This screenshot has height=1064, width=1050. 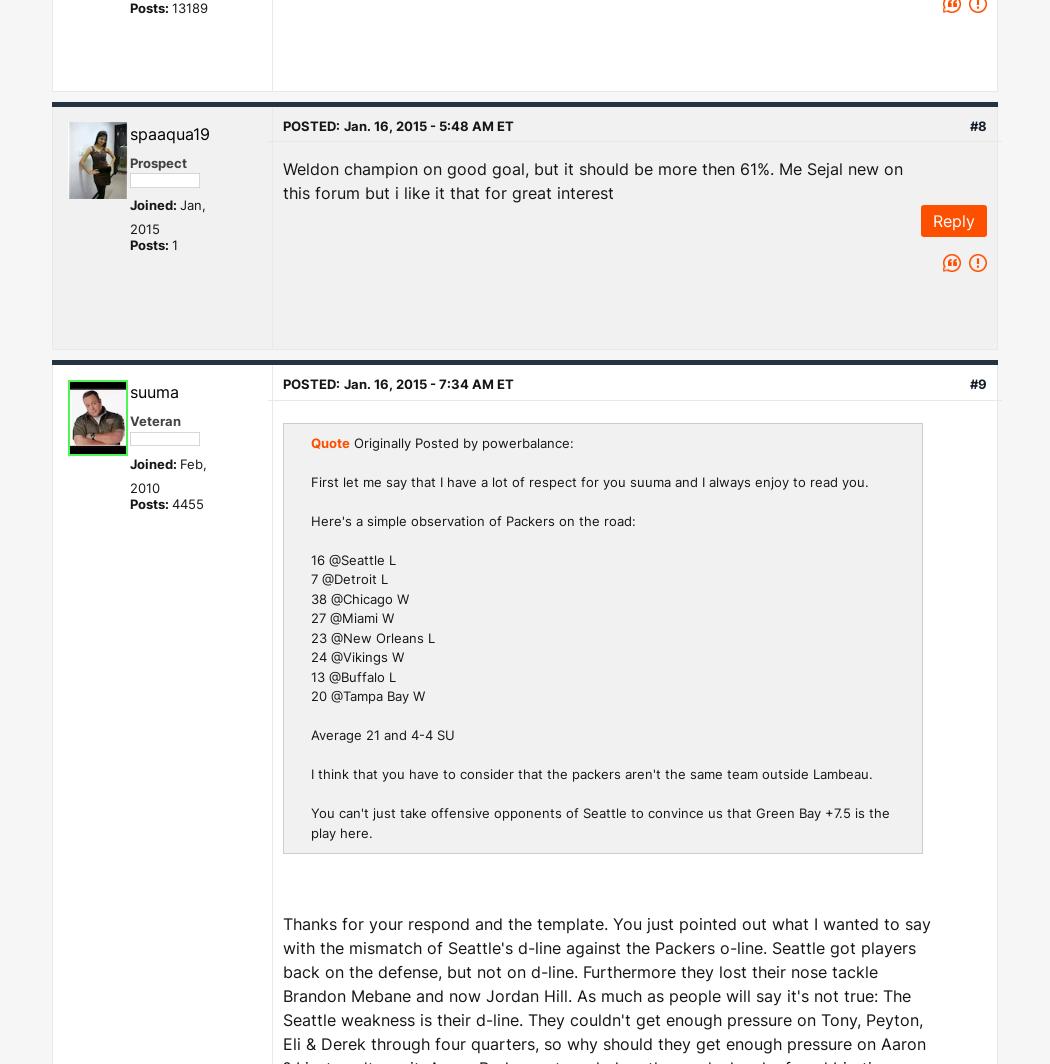 I want to click on '24 @Vikings W', so click(x=356, y=656).